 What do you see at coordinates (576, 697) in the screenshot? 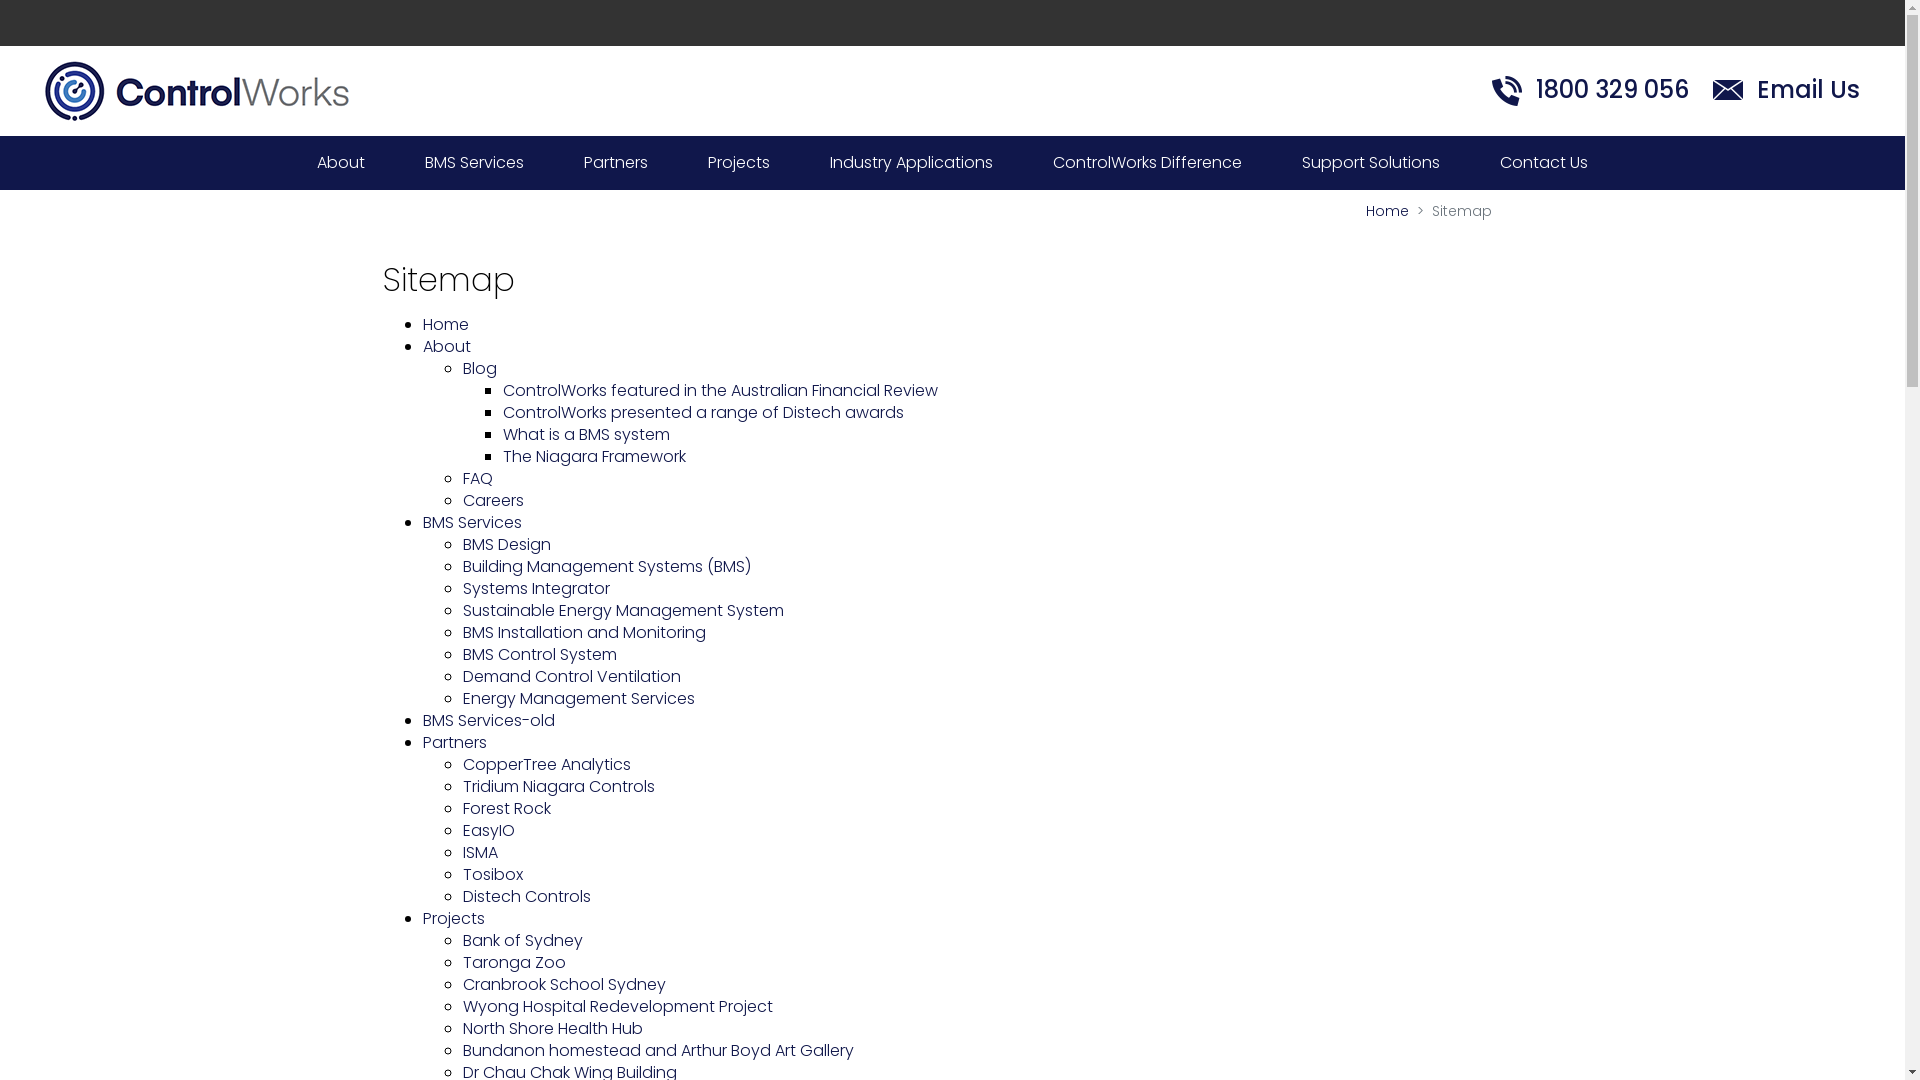
I see `'Energy Management Services'` at bounding box center [576, 697].